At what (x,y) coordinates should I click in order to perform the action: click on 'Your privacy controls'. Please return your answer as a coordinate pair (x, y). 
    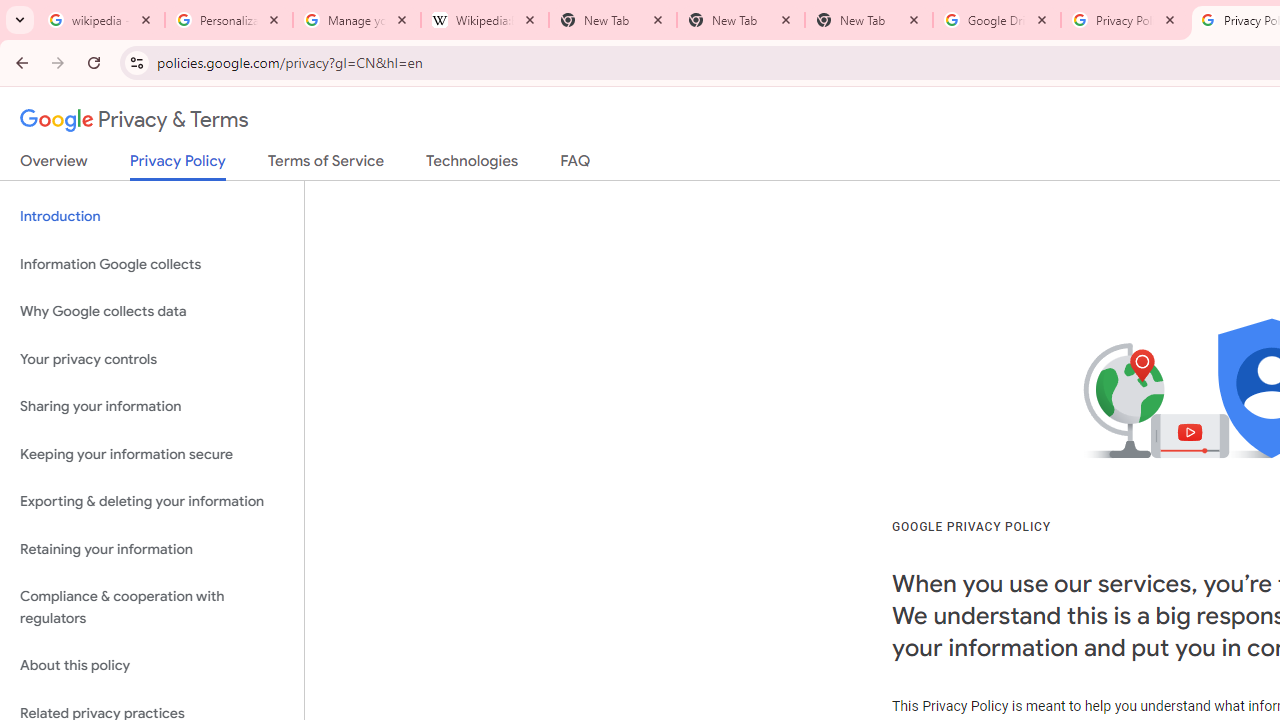
    Looking at the image, I should click on (151, 358).